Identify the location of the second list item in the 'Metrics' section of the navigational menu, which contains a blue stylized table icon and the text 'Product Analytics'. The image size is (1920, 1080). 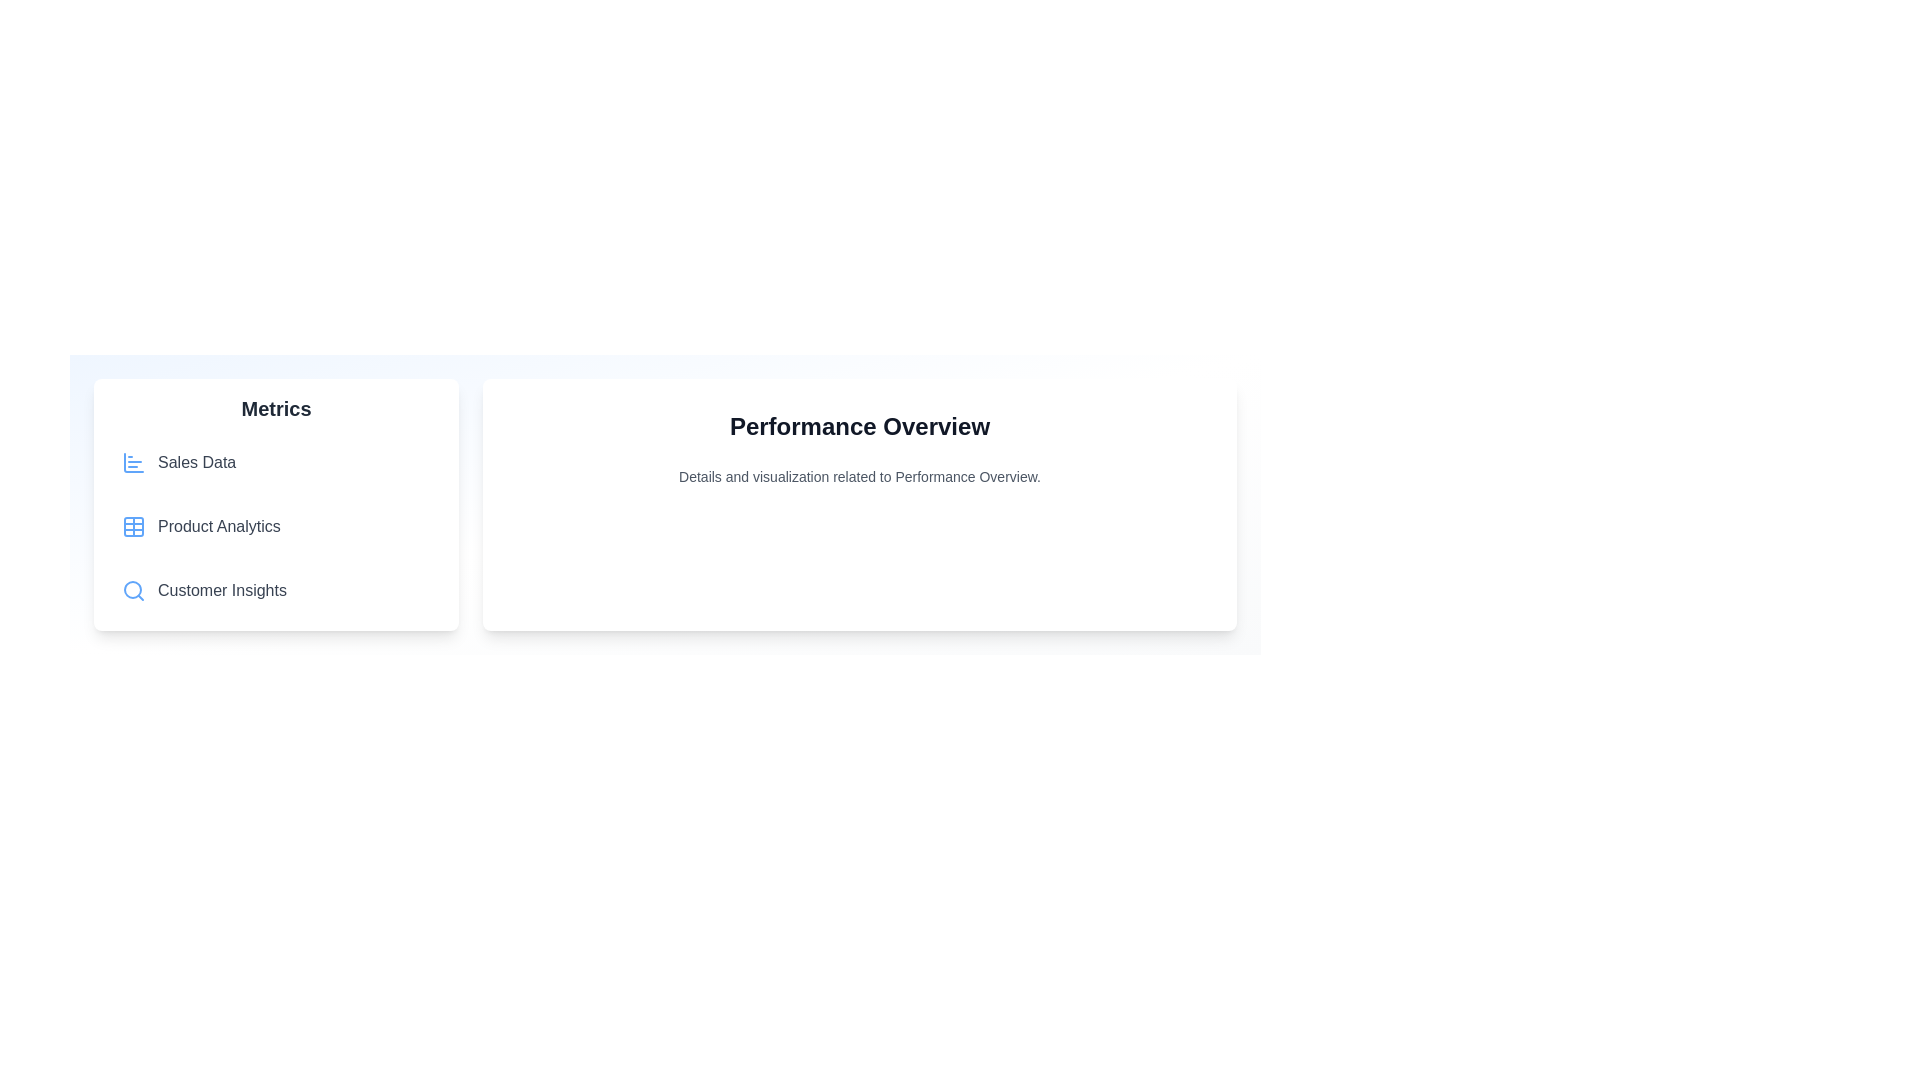
(275, 526).